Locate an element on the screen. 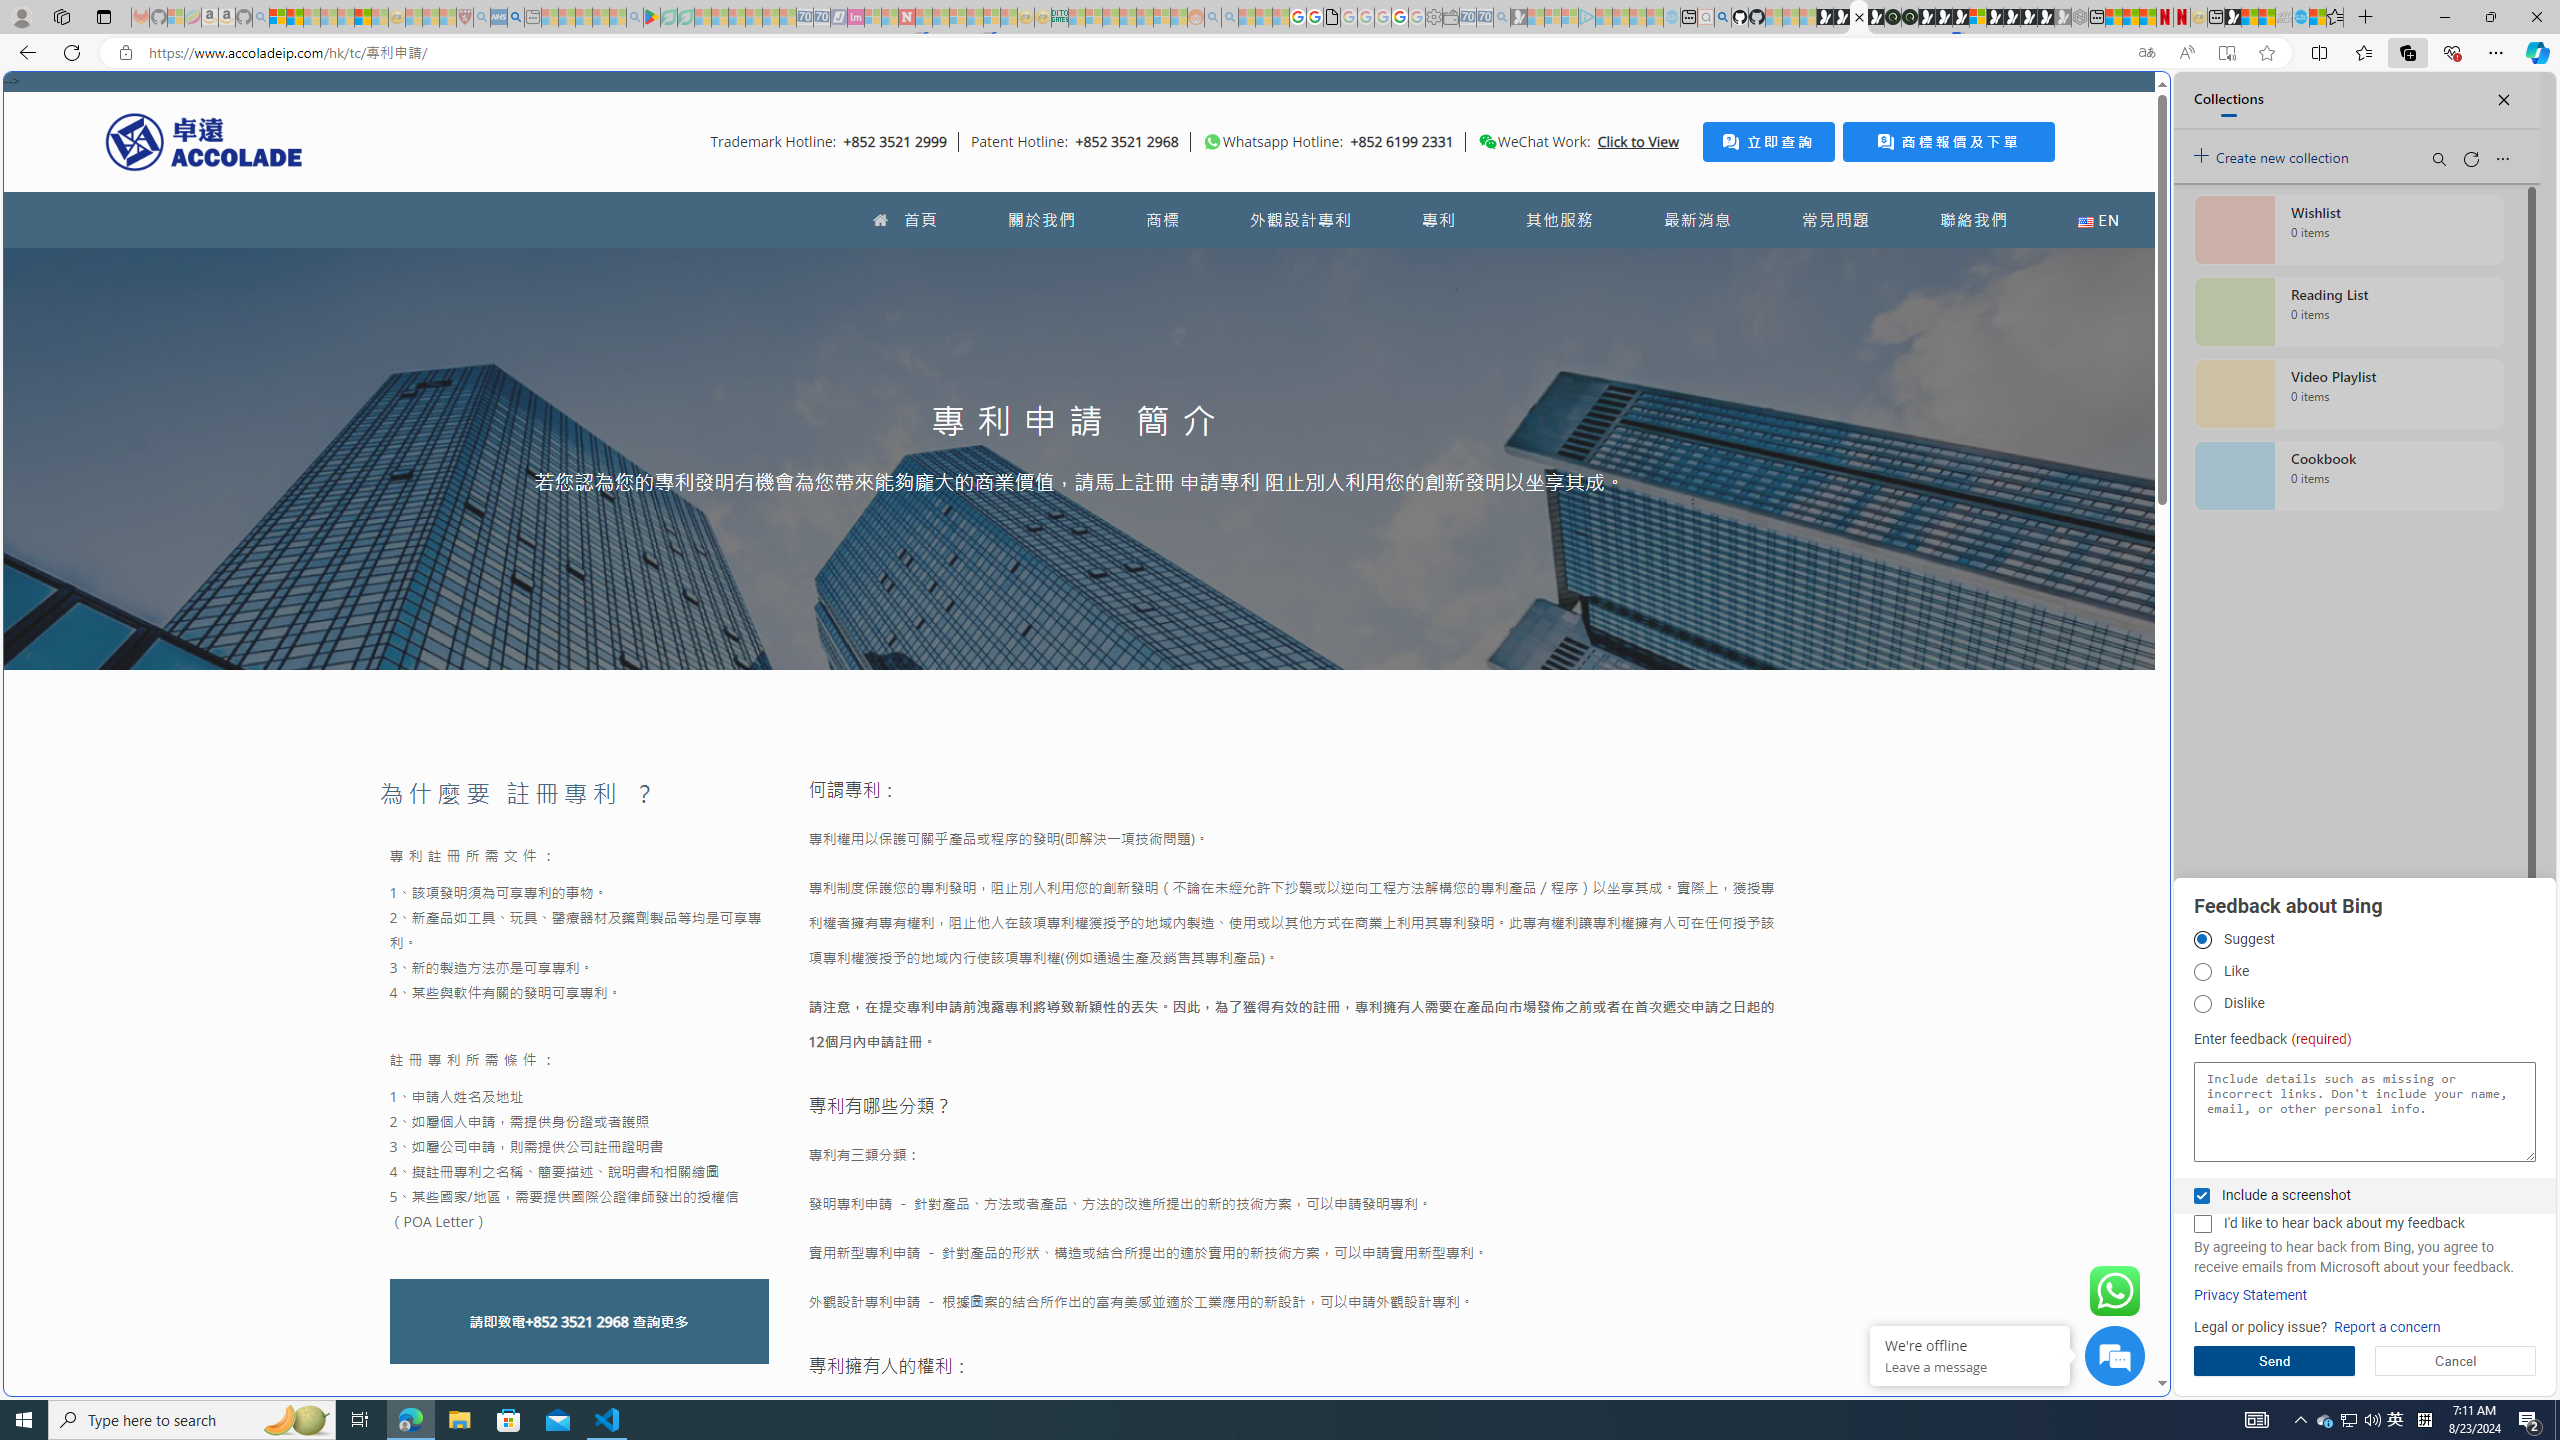 Image resolution: width=2560 pixels, height=1440 pixels. 'Send' is located at coordinates (2274, 1360).